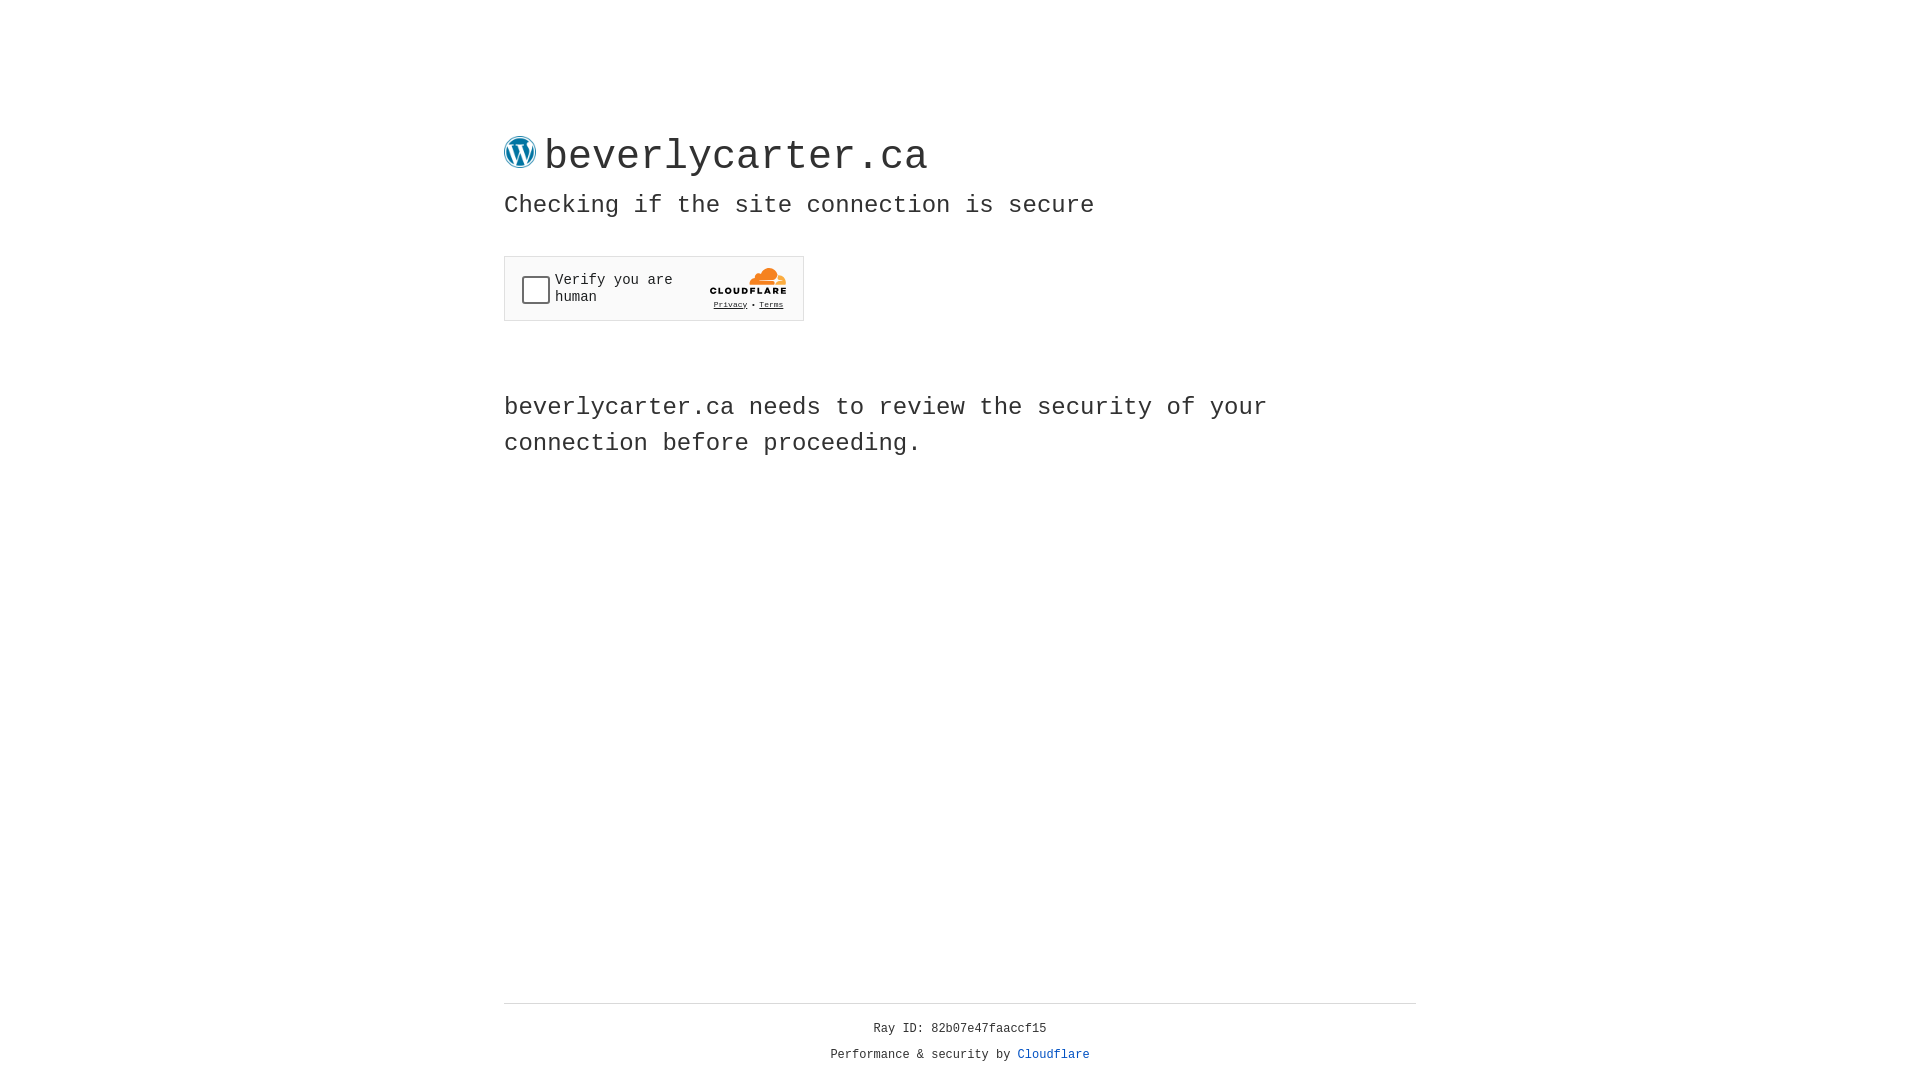  Describe the element at coordinates (1053, 1054) in the screenshot. I see `'Cloudflare'` at that location.